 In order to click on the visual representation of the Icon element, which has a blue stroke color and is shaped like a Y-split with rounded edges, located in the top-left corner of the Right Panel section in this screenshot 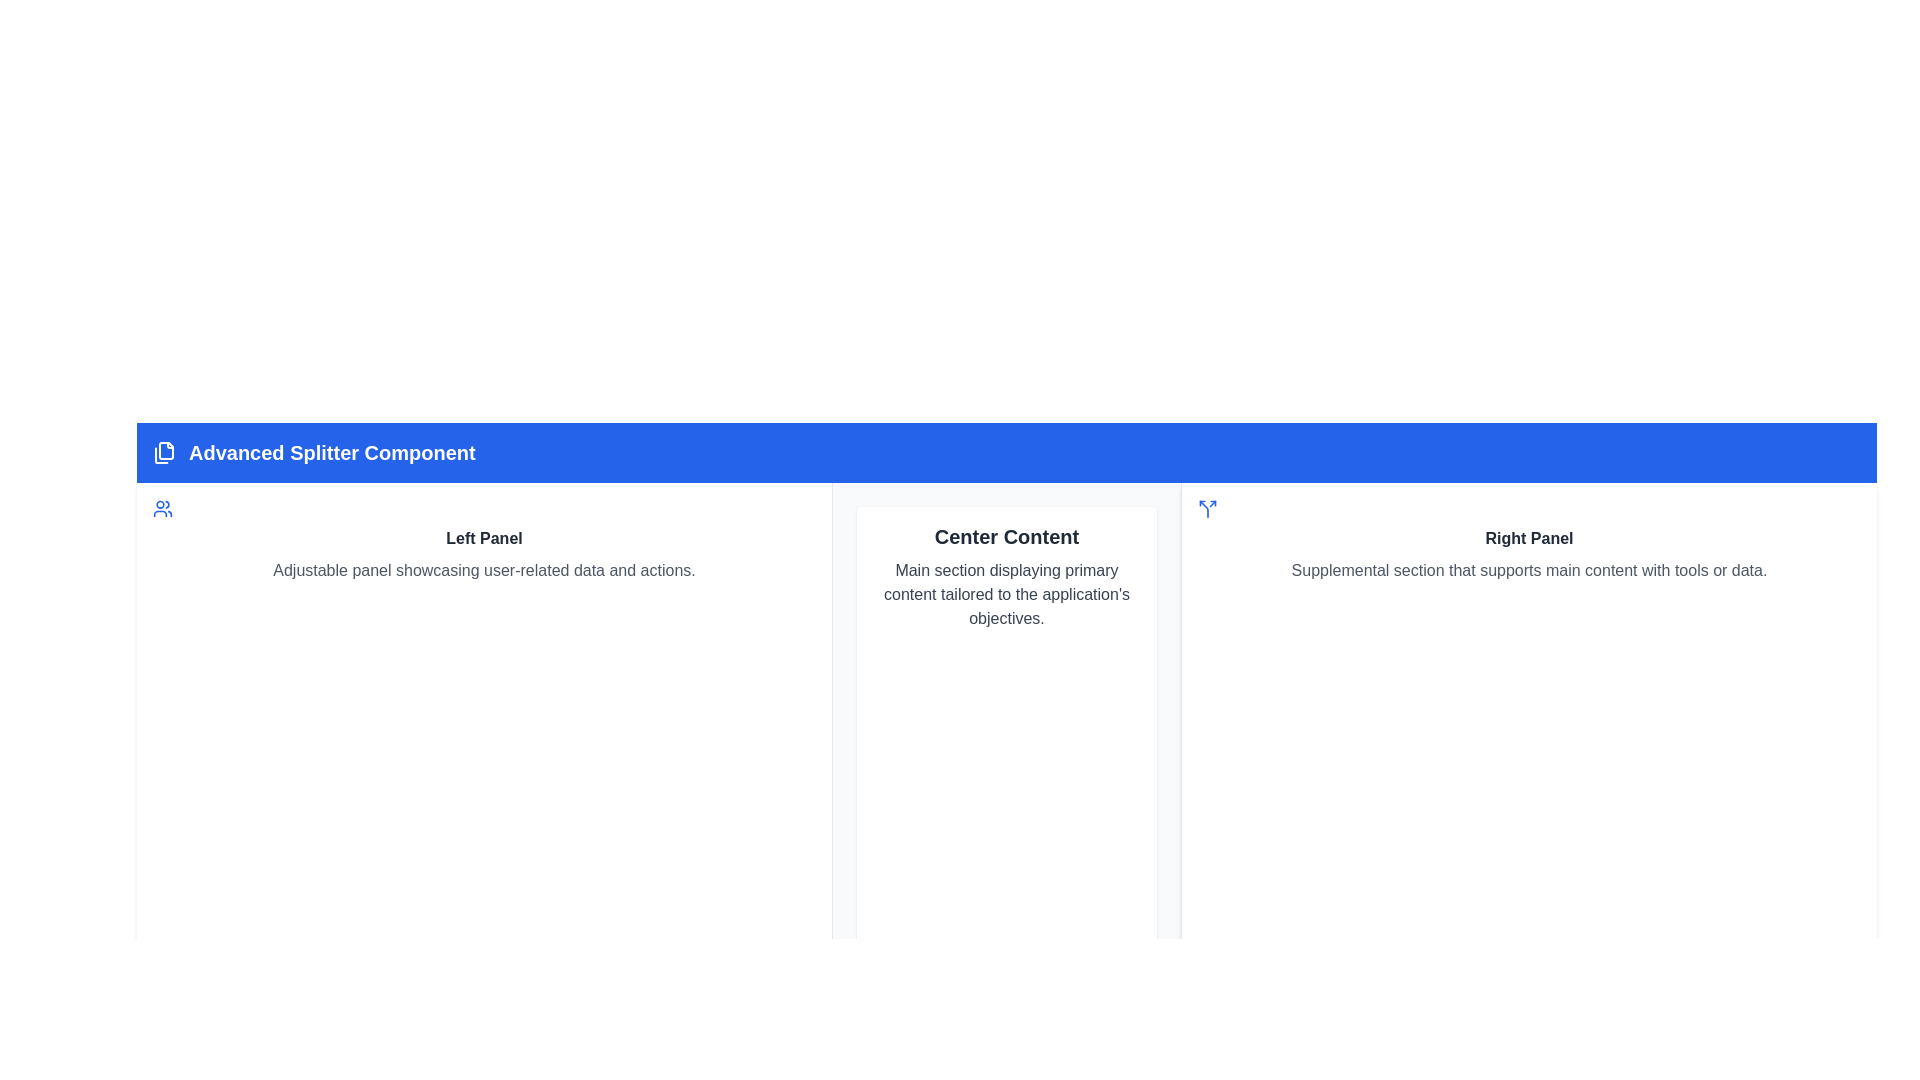, I will do `click(1207, 508)`.